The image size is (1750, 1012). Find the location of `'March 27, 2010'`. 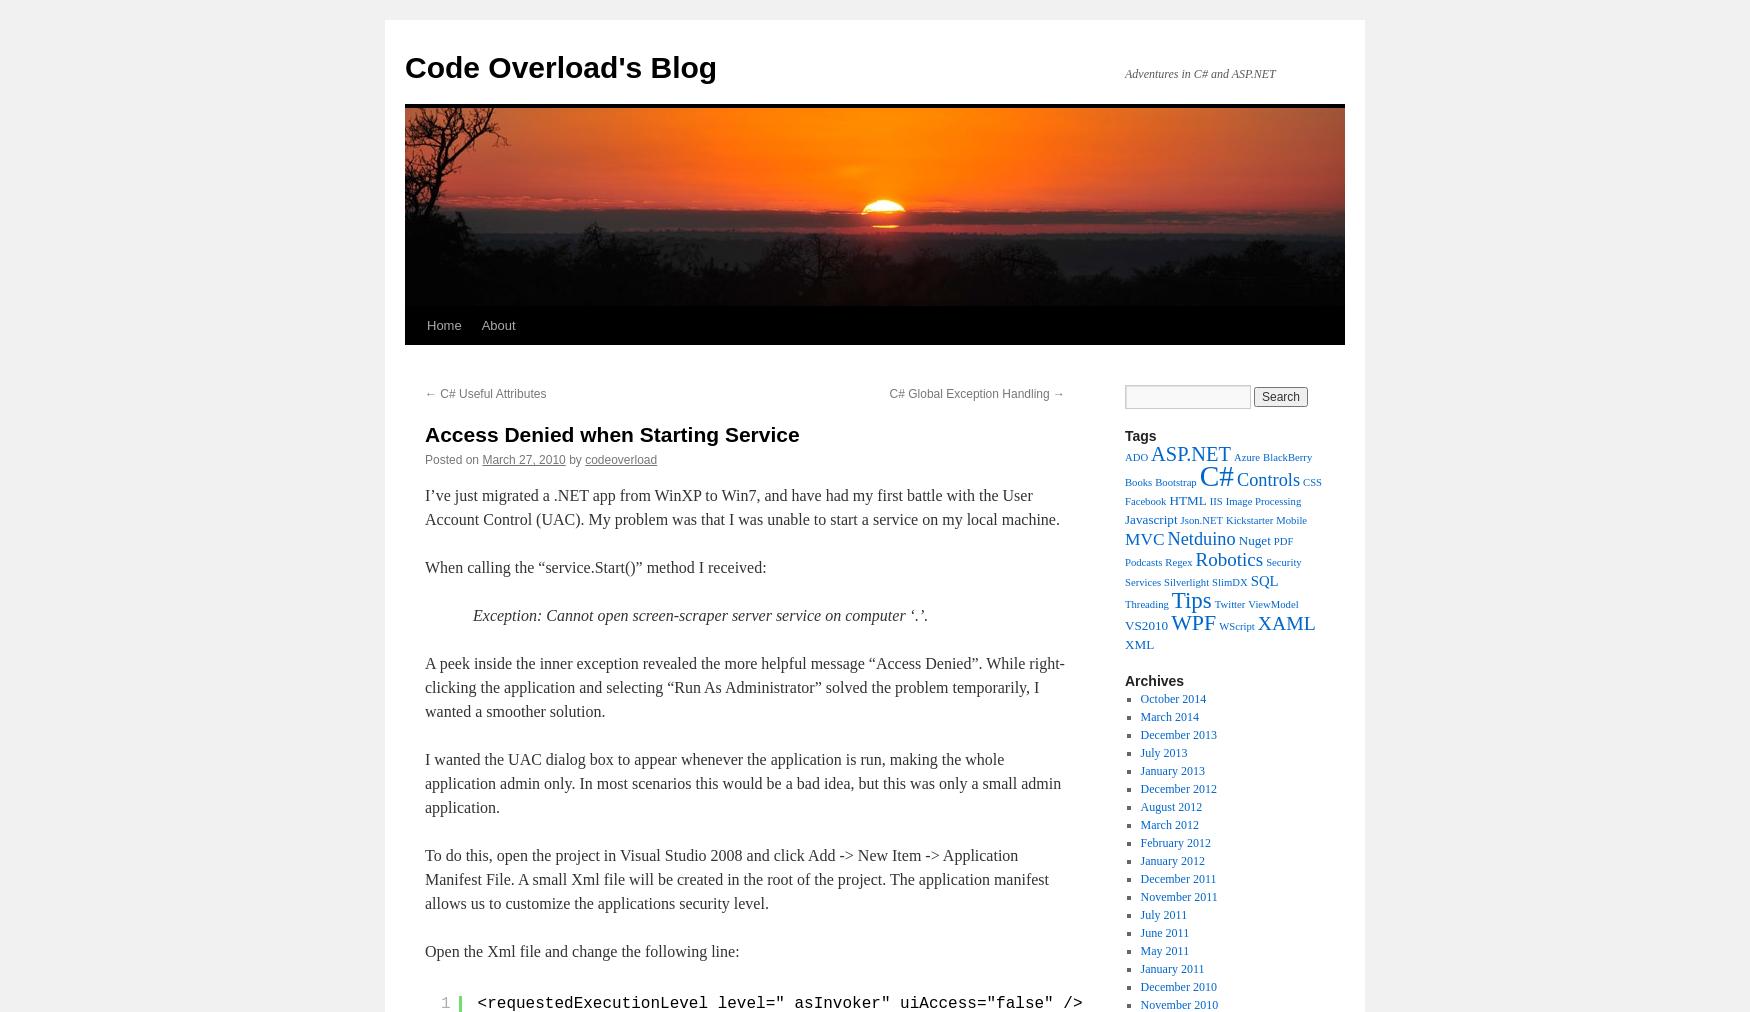

'March 27, 2010' is located at coordinates (522, 459).